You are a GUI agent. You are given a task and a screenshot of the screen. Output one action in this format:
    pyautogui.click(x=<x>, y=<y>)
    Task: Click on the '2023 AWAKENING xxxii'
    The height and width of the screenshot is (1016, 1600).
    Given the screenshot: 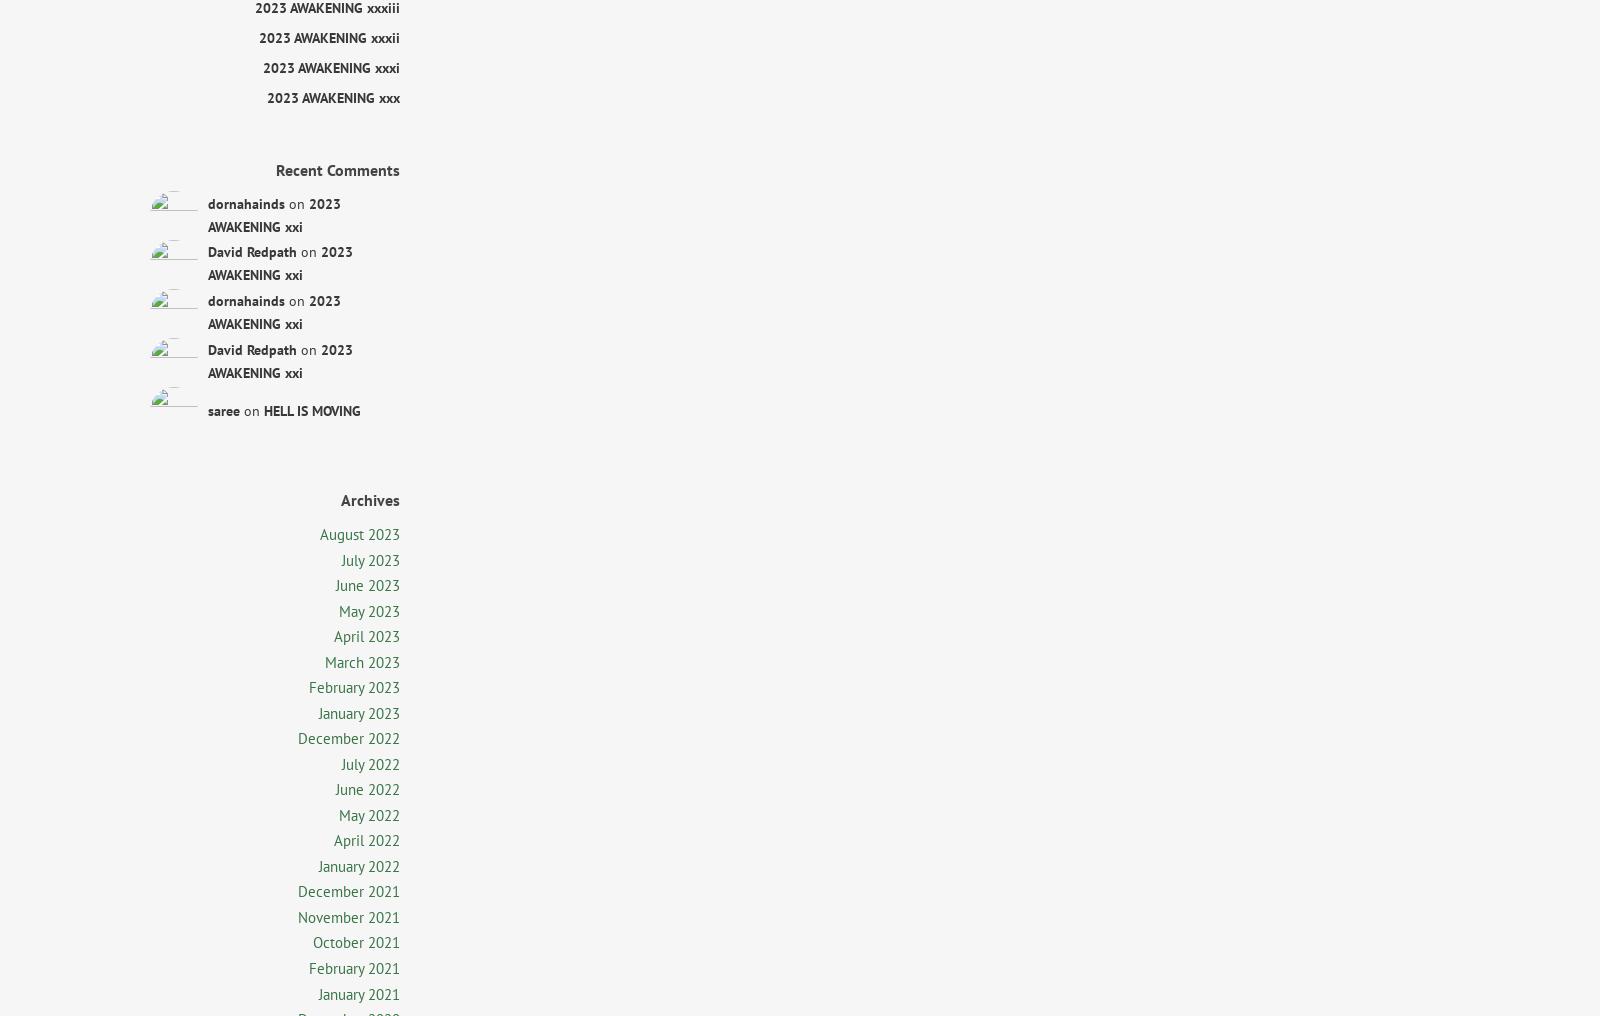 What is the action you would take?
    pyautogui.click(x=329, y=36)
    